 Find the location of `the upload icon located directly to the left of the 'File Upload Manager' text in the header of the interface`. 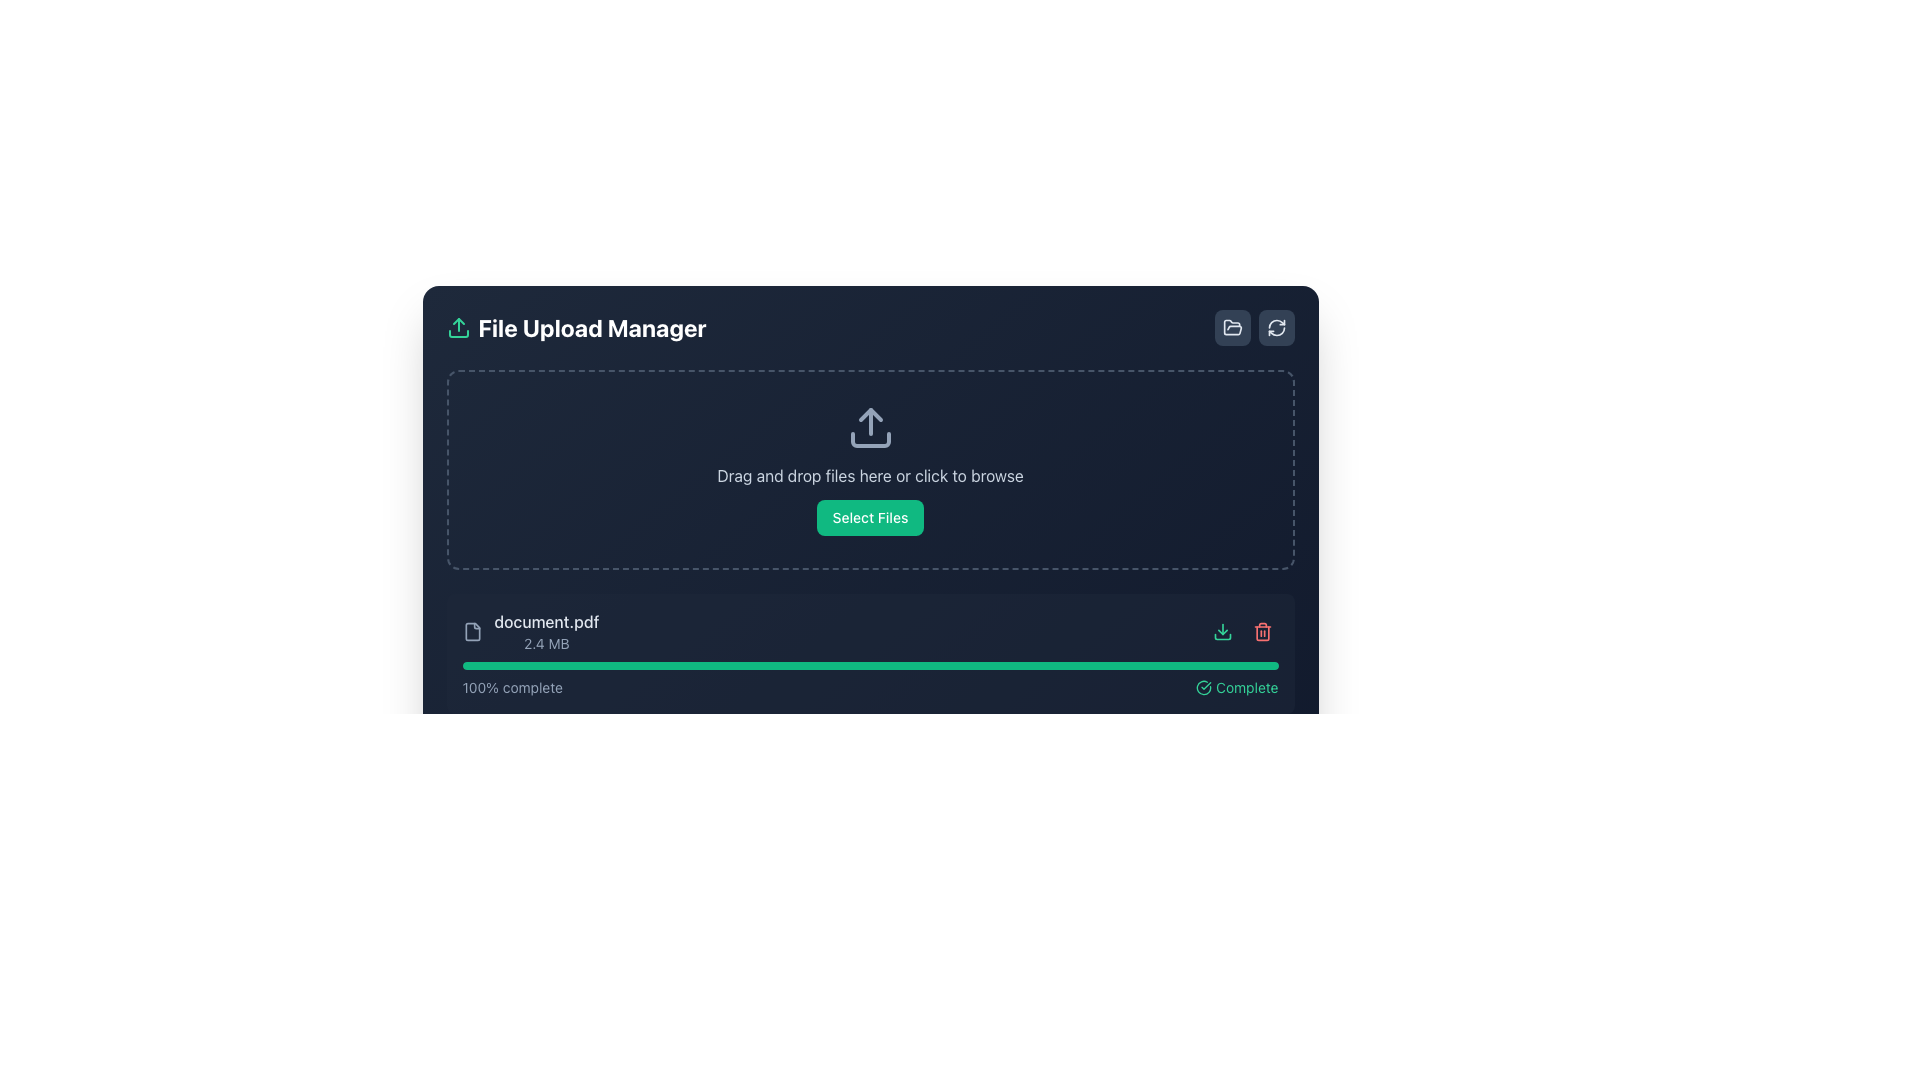

the upload icon located directly to the left of the 'File Upload Manager' text in the header of the interface is located at coordinates (457, 326).